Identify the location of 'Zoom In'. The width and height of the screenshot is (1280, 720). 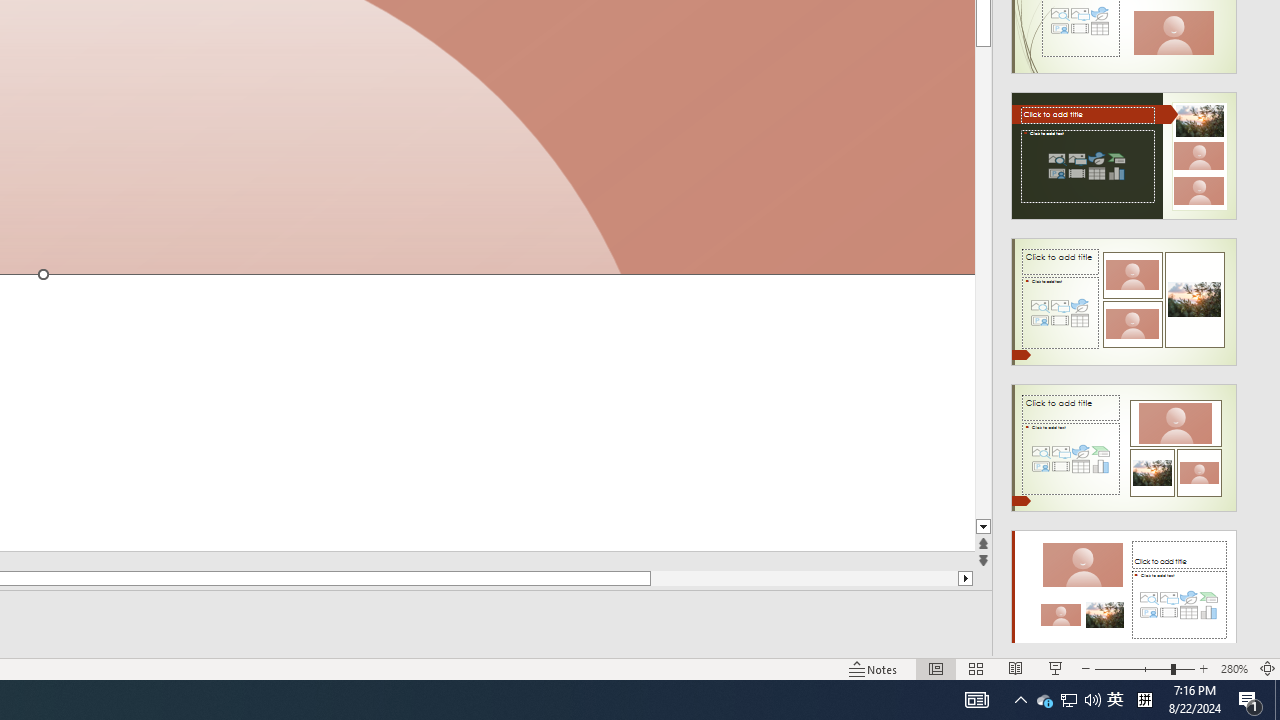
(1203, 669).